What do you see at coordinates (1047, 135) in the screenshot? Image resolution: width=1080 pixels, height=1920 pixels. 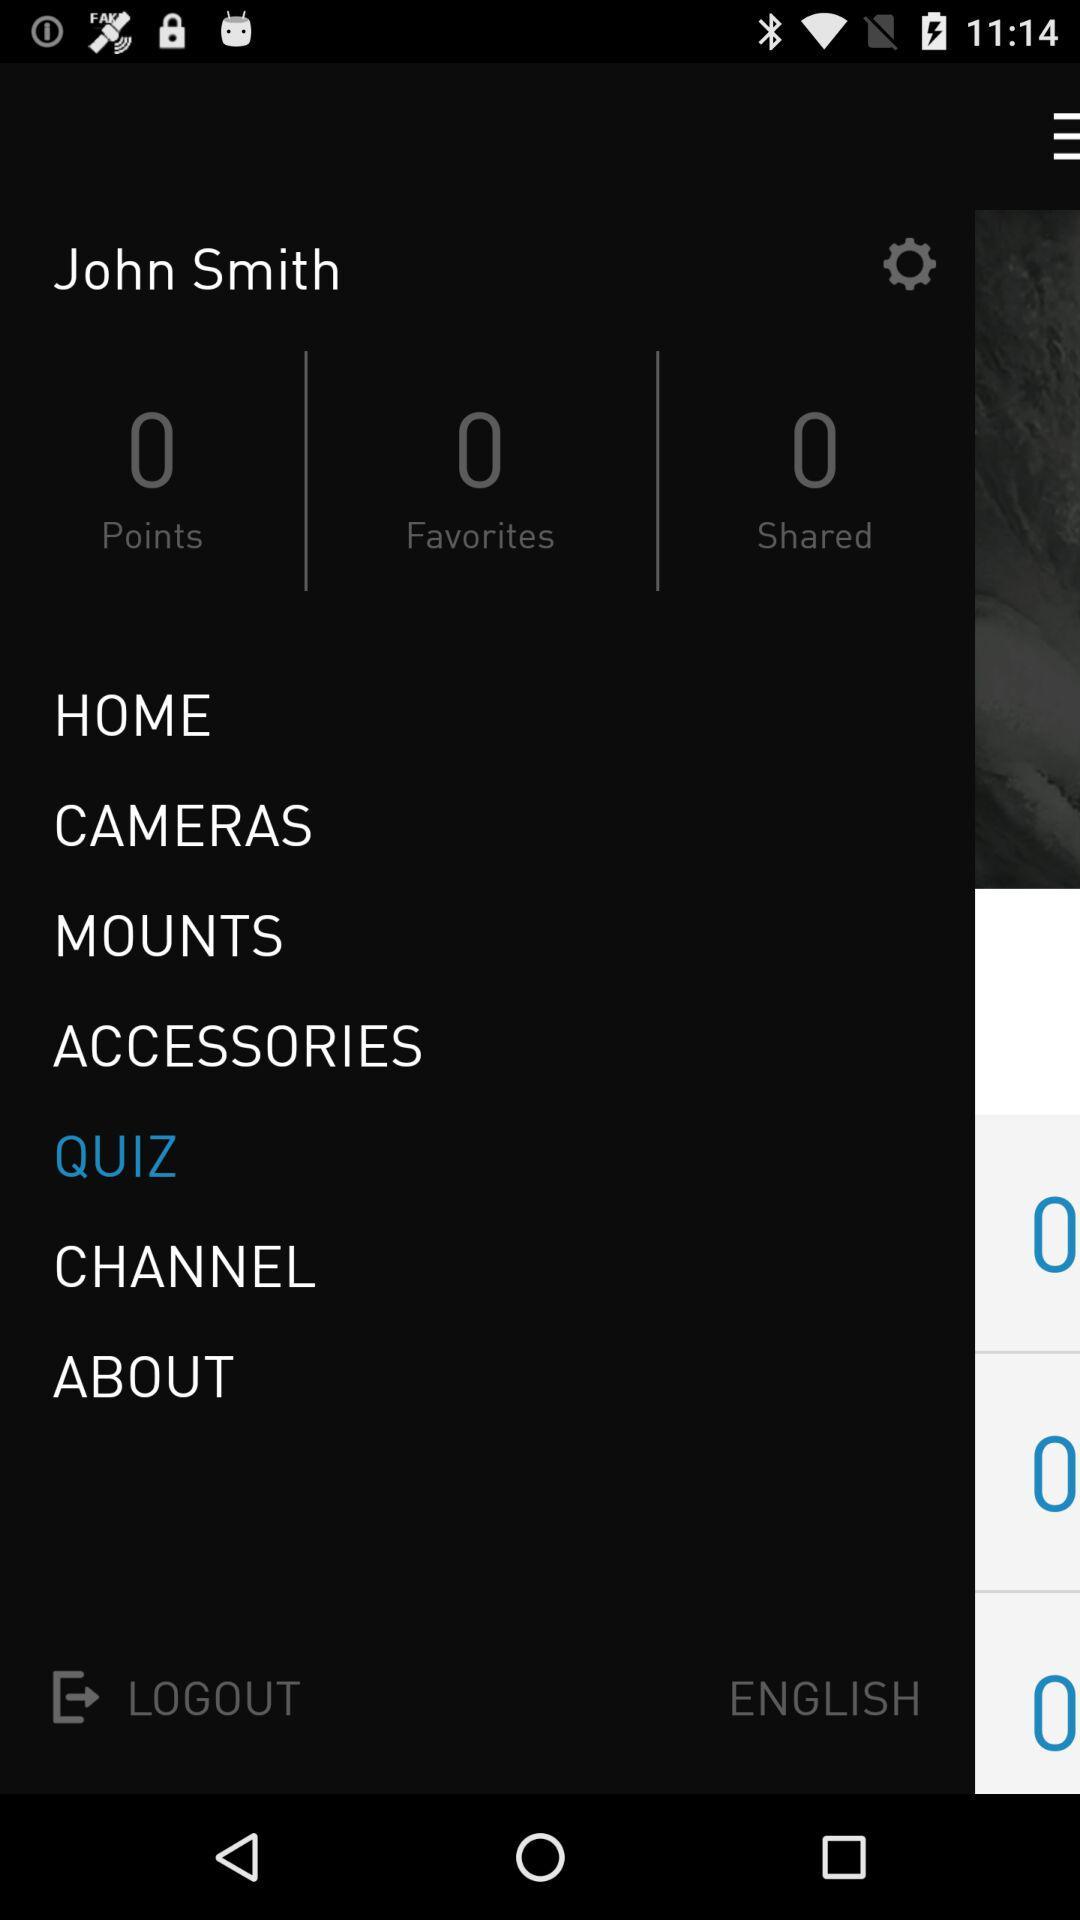 I see `see more options` at bounding box center [1047, 135].